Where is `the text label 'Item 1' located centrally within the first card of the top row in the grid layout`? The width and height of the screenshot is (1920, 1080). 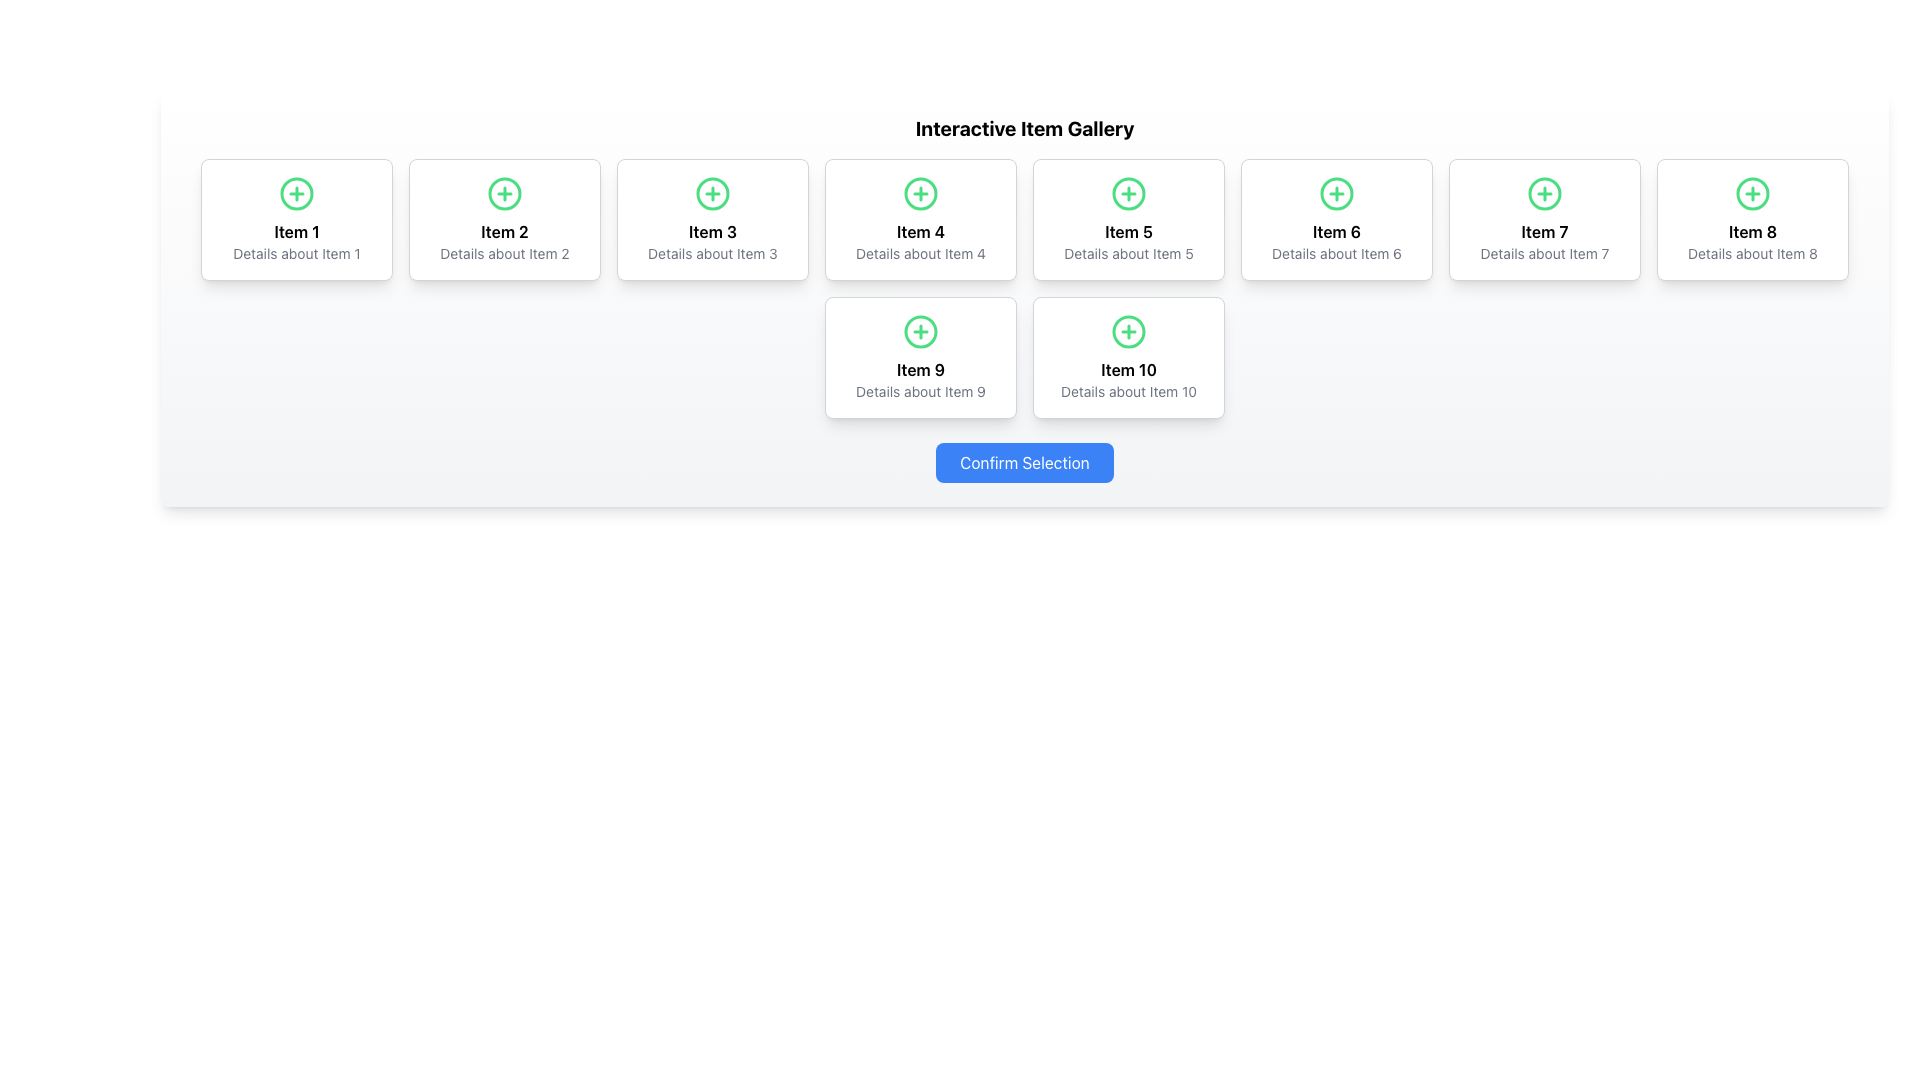 the text label 'Item 1' located centrally within the first card of the top row in the grid layout is located at coordinates (296, 230).